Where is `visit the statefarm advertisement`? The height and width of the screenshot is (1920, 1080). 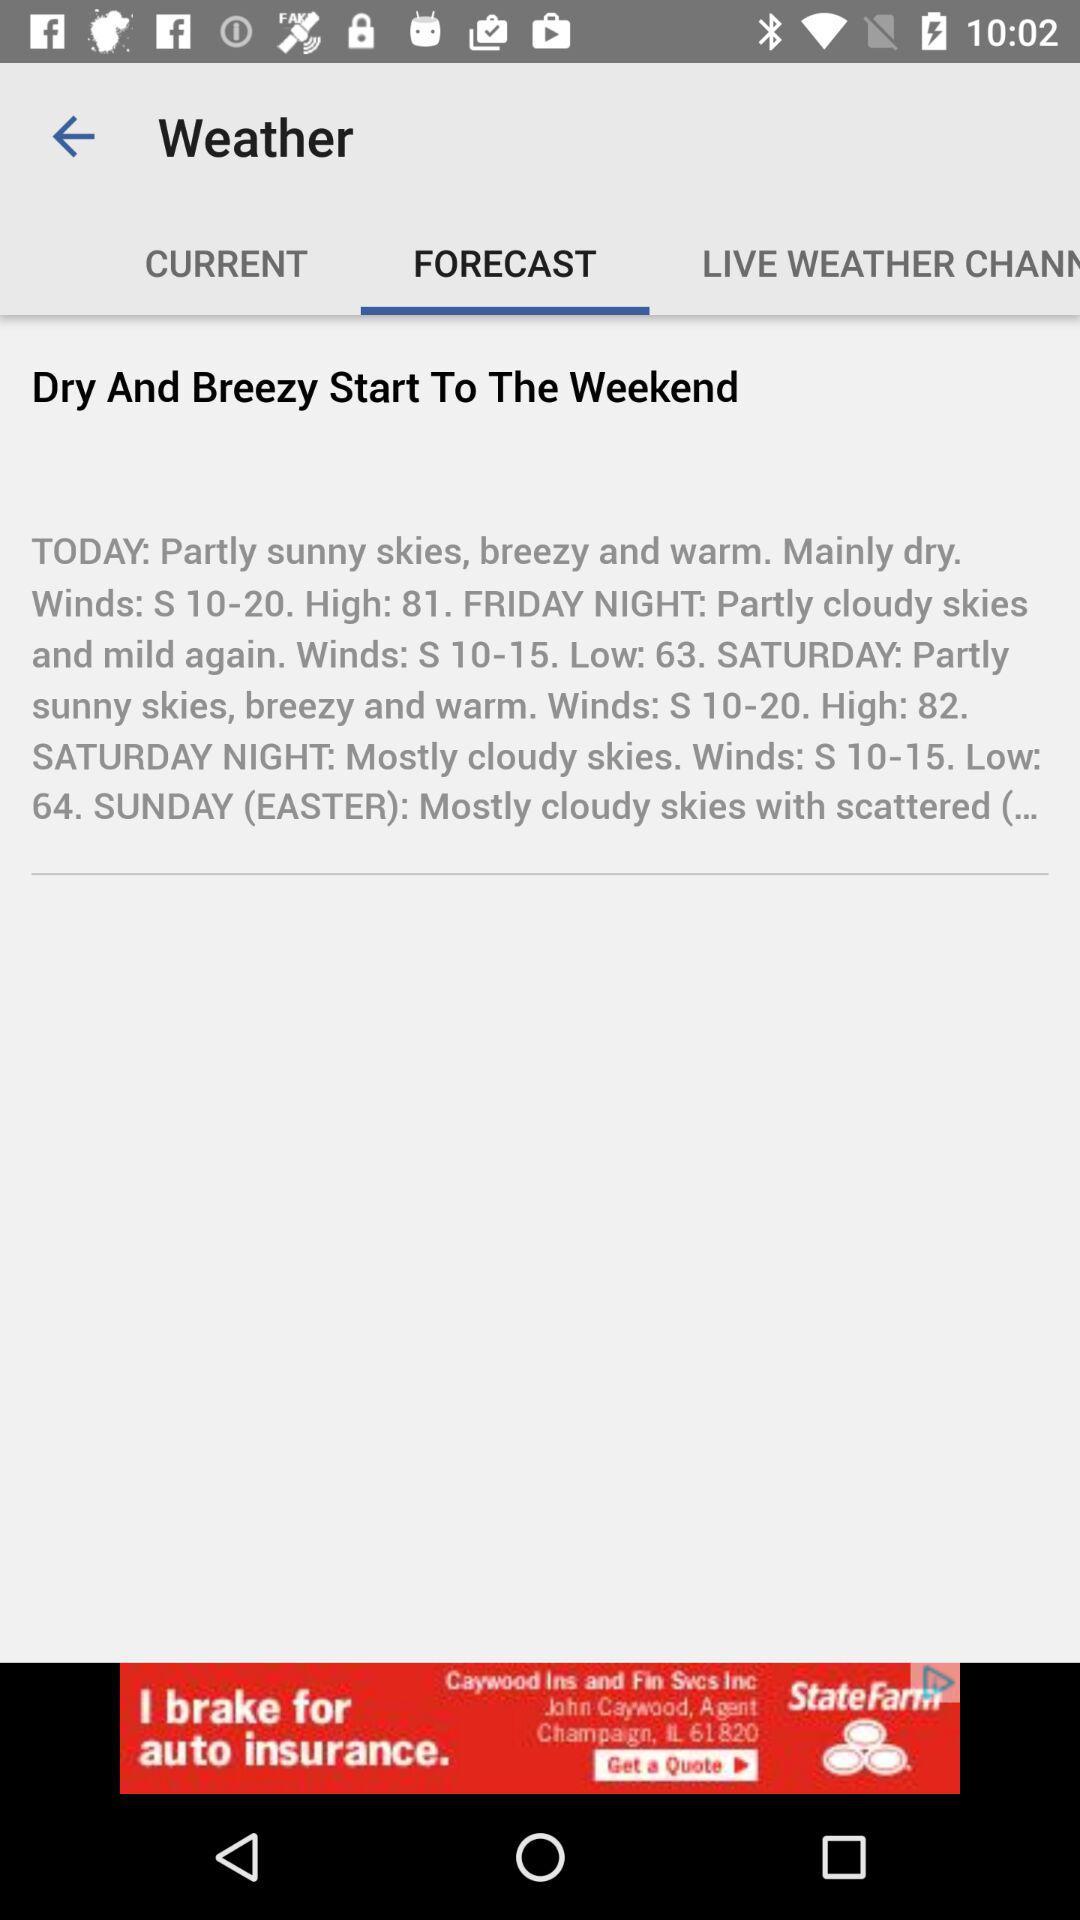 visit the statefarm advertisement is located at coordinates (540, 1727).